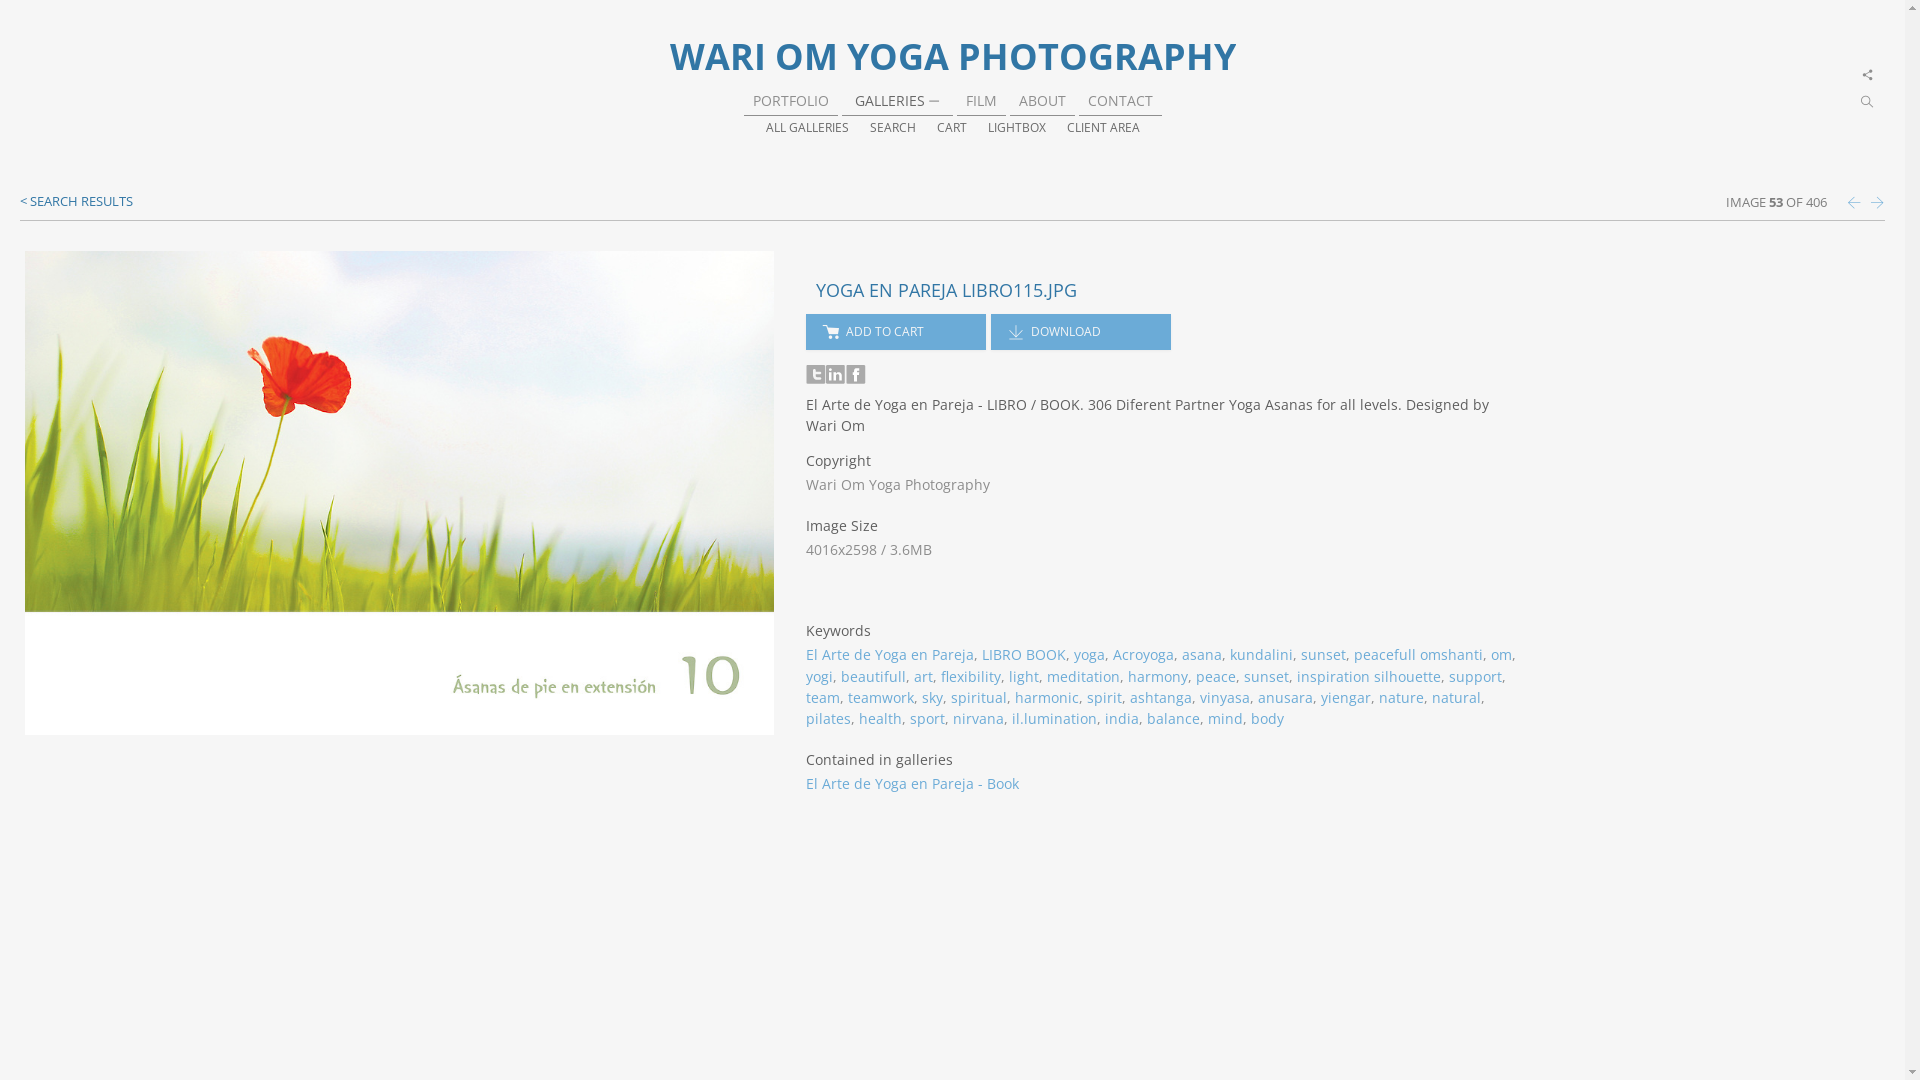 The height and width of the screenshot is (1080, 1920). What do you see at coordinates (1867, 74) in the screenshot?
I see `'x'` at bounding box center [1867, 74].